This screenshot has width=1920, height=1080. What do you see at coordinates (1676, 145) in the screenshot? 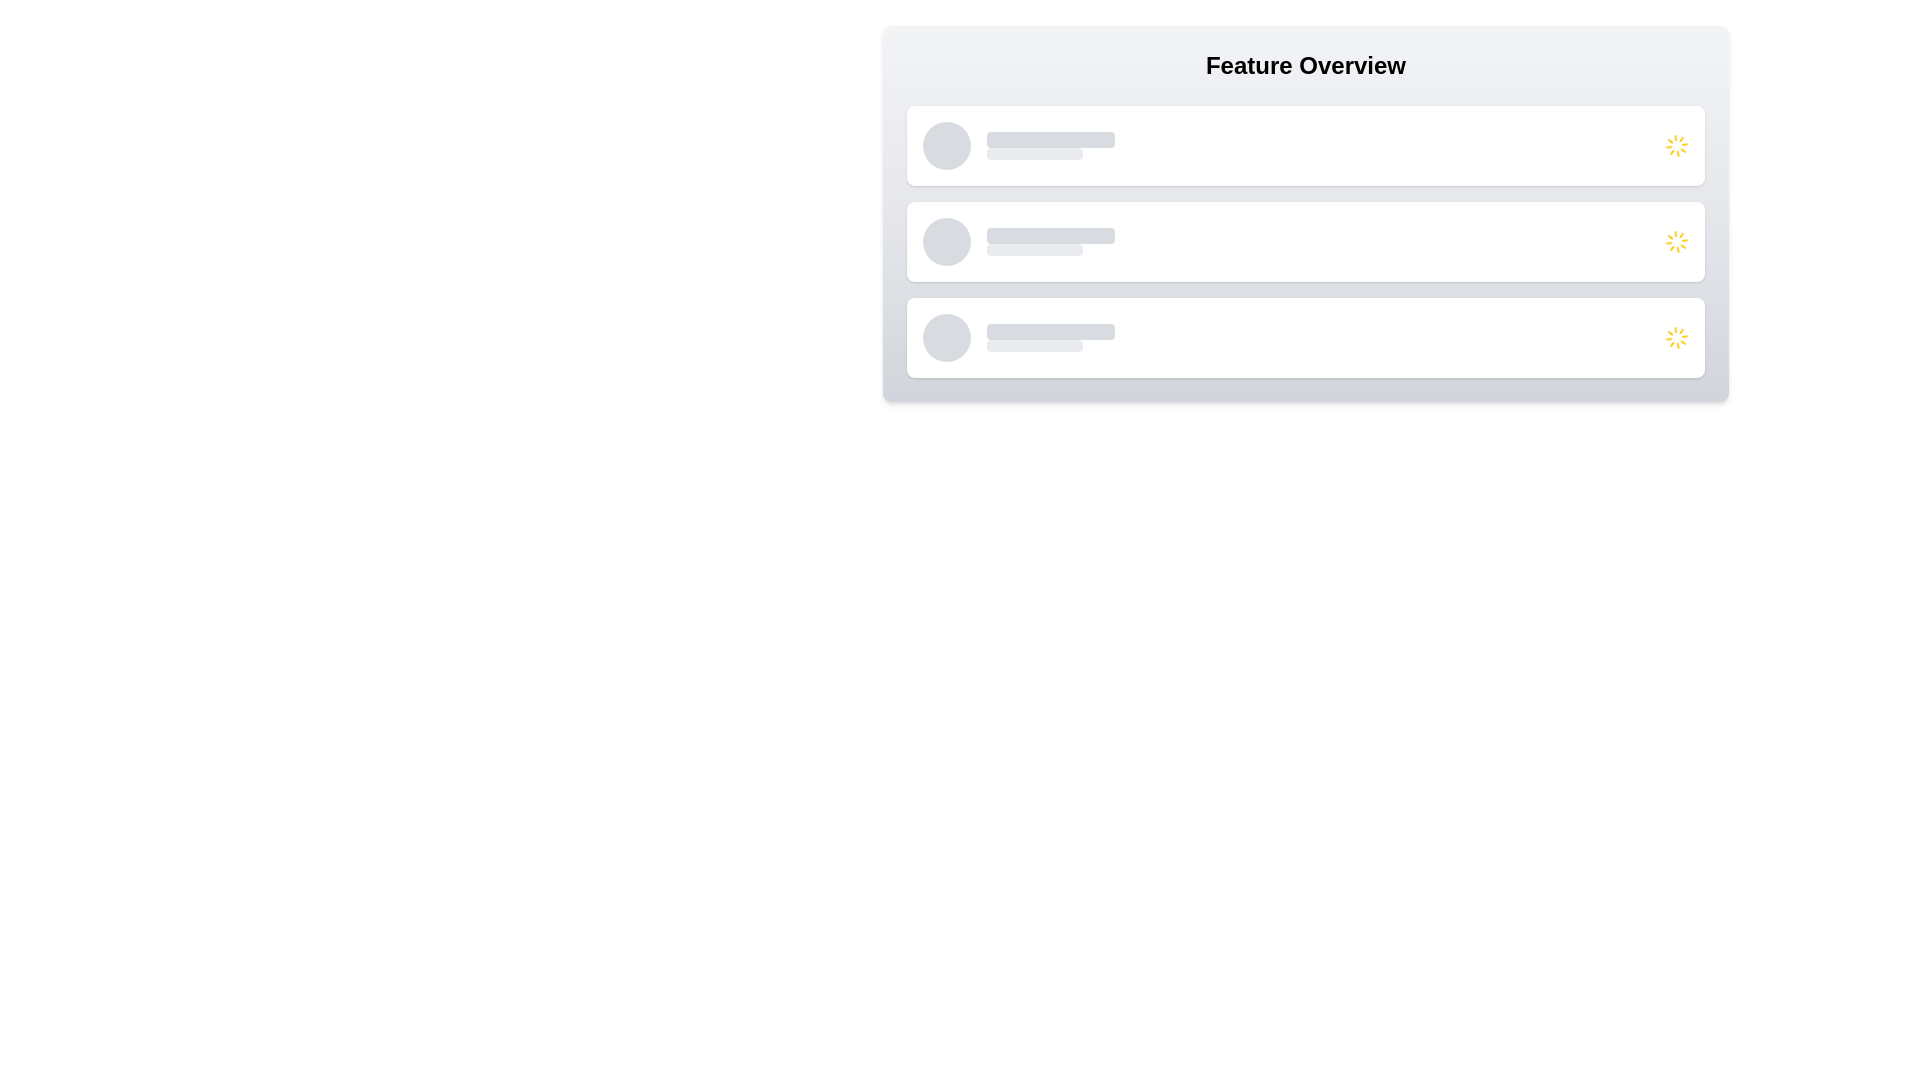
I see `the spinning behavior of the loader icon, which is a spinning yellow star-like icon located on the far right side of the first row of cards` at bounding box center [1676, 145].